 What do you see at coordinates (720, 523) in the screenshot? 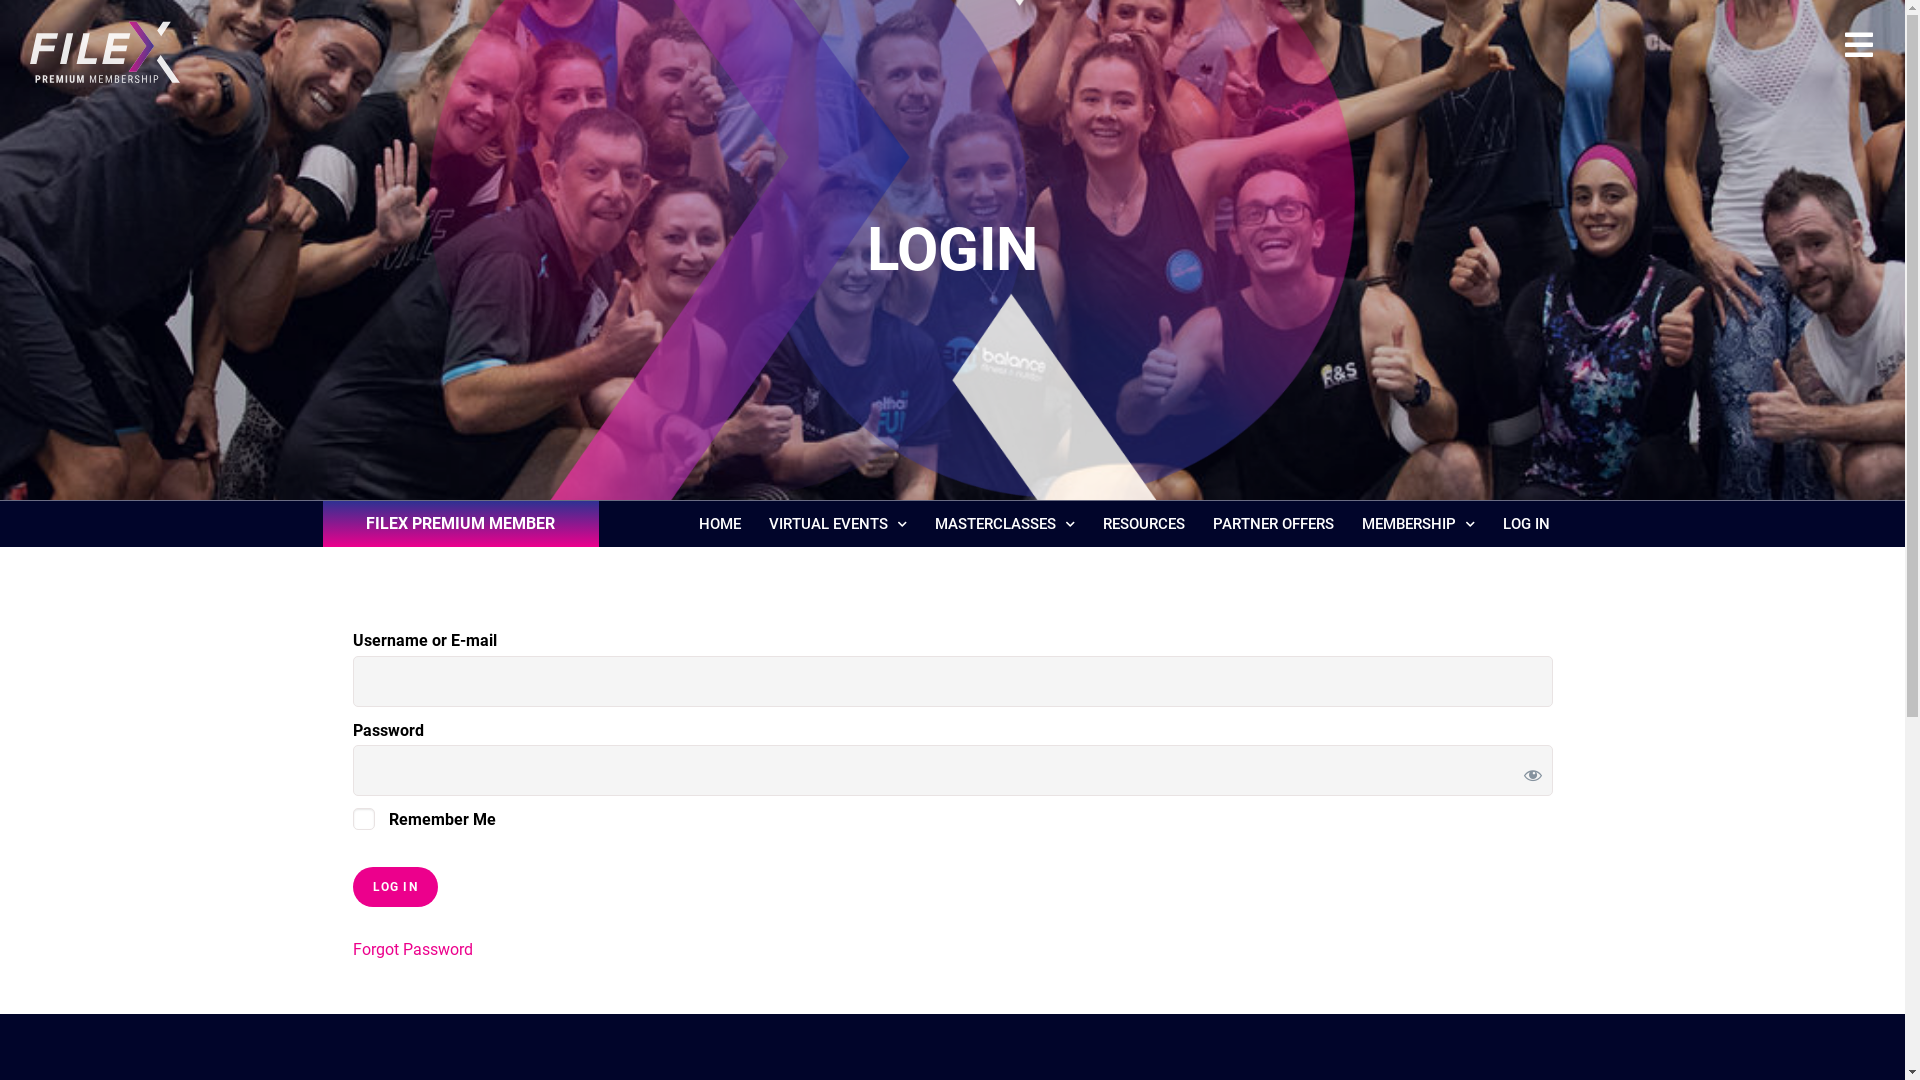
I see `'HOME'` at bounding box center [720, 523].